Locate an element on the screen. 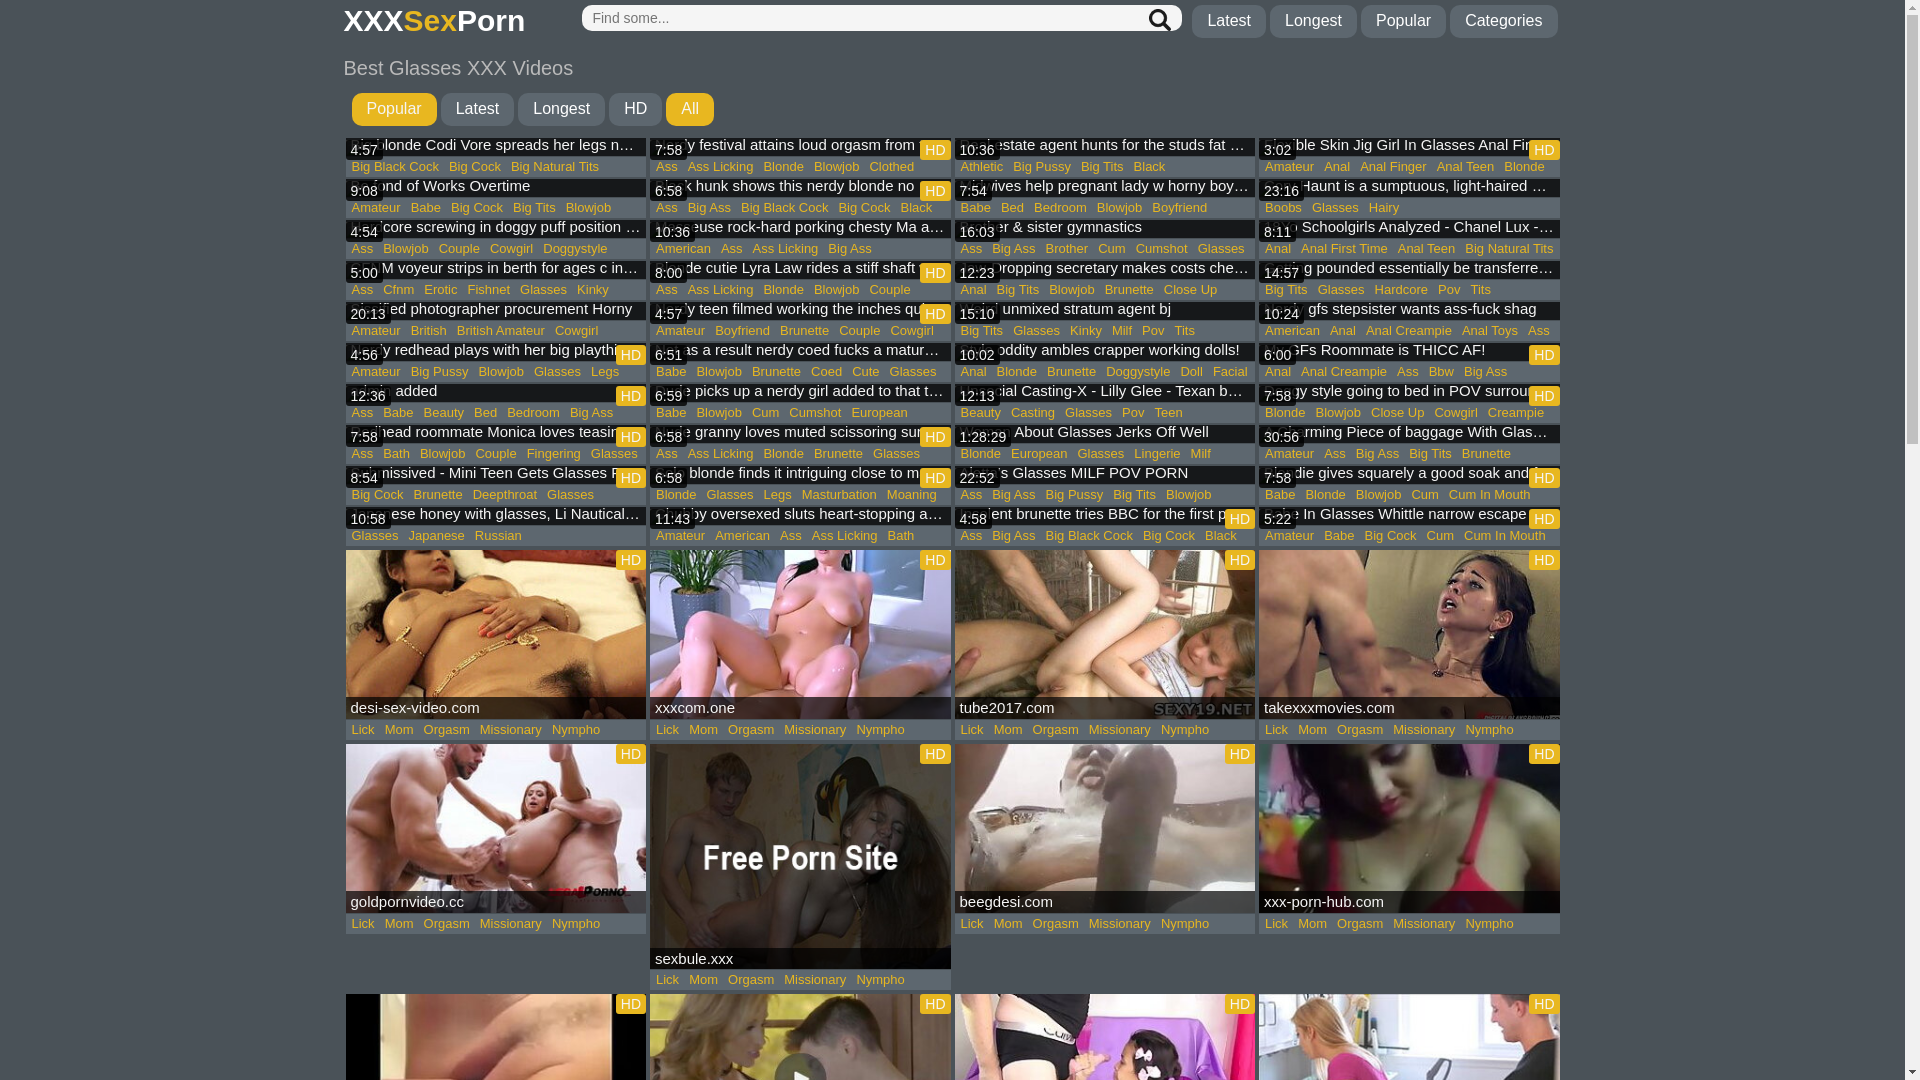 The width and height of the screenshot is (1920, 1080). 'Anal Creampie' is located at coordinates (1296, 371).